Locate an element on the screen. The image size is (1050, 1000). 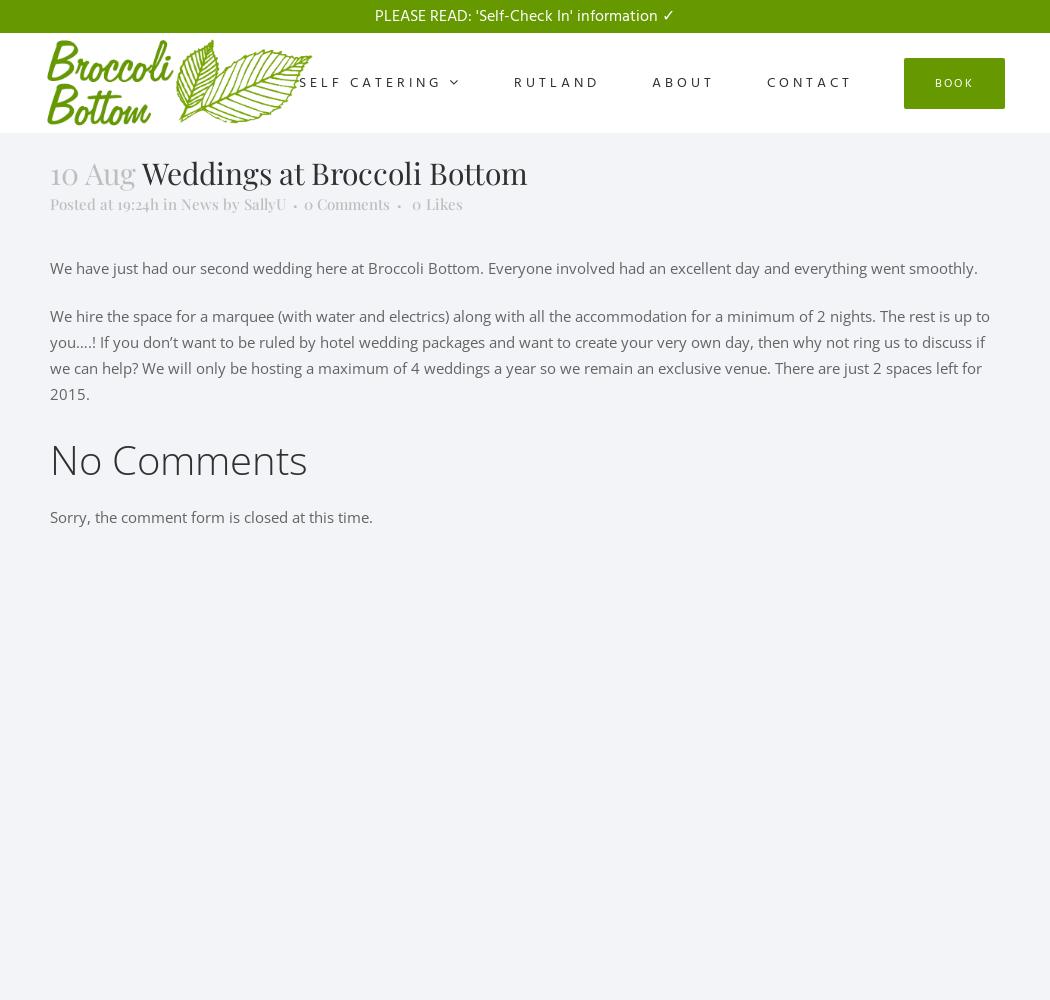
'in' is located at coordinates (169, 203).